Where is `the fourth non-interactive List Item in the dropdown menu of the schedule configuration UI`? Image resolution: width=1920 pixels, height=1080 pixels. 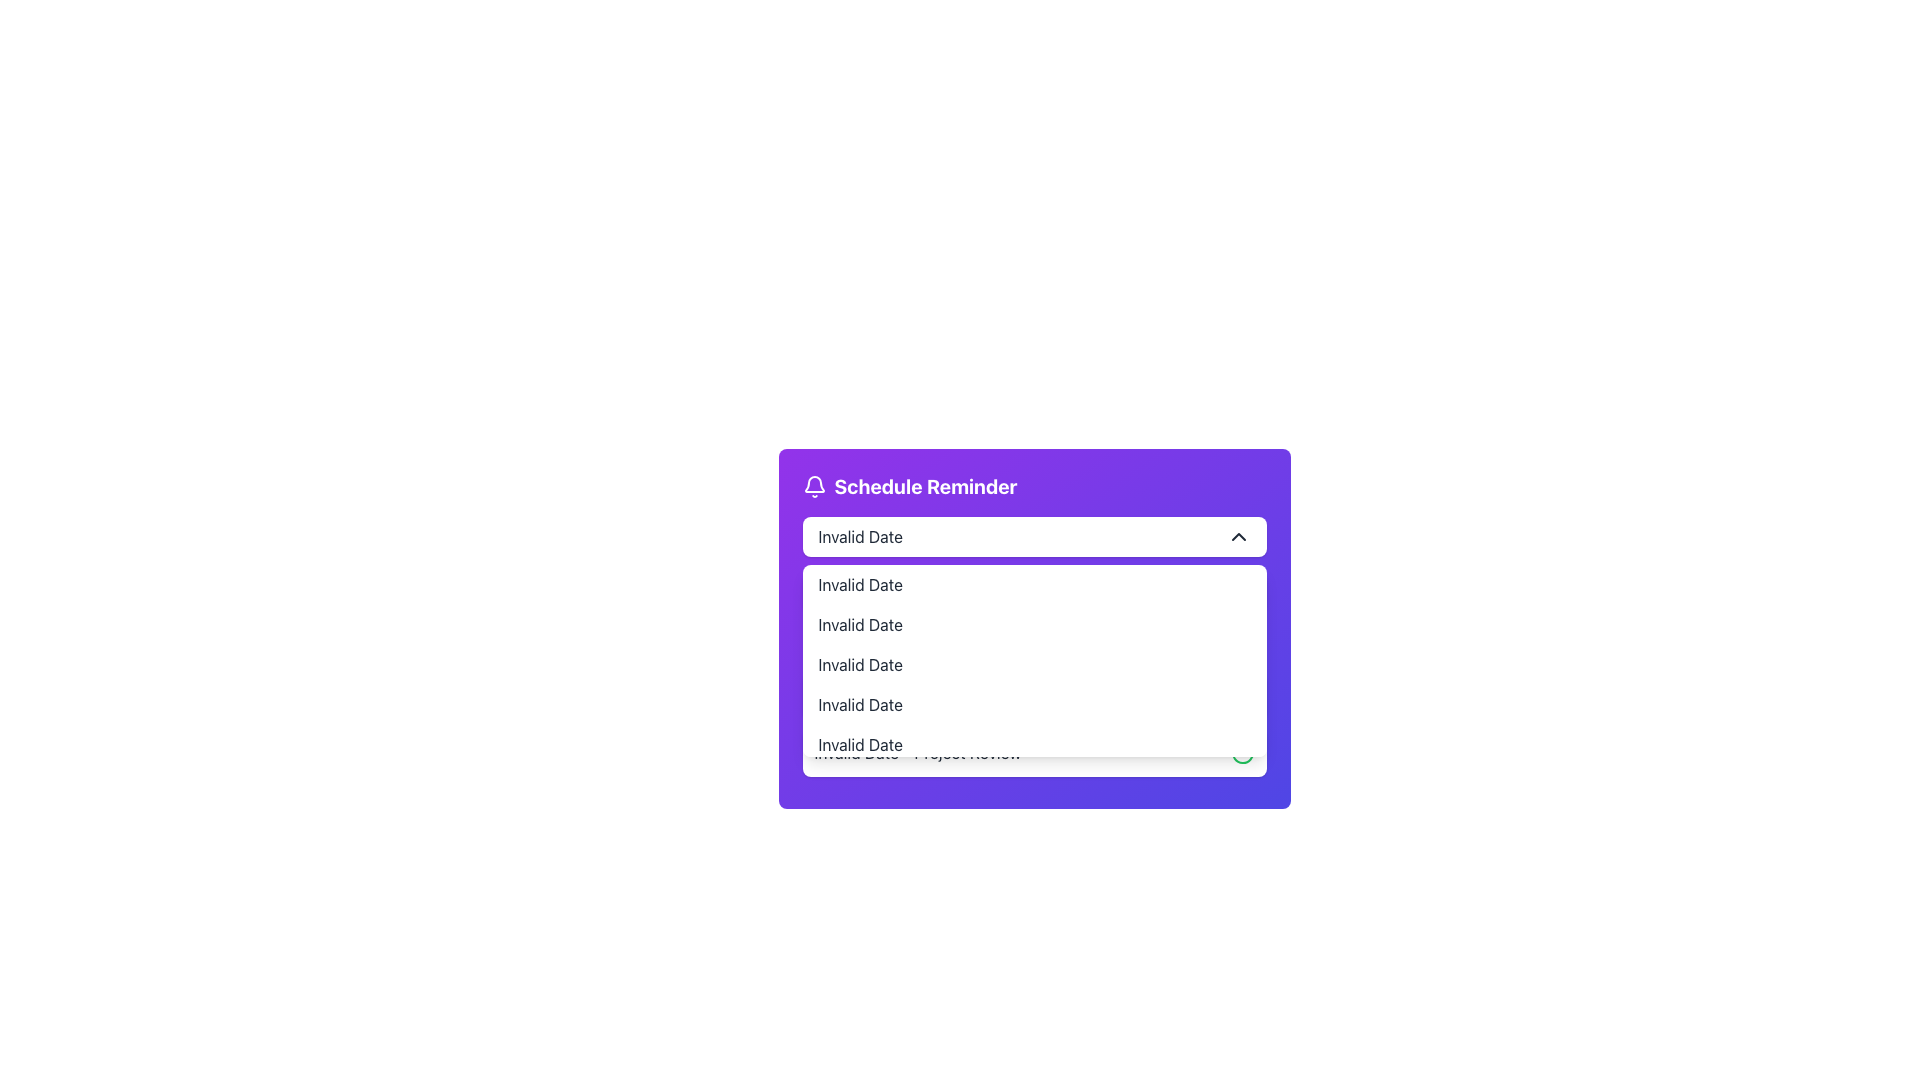 the fourth non-interactive List Item in the dropdown menu of the schedule configuration UI is located at coordinates (1034, 704).